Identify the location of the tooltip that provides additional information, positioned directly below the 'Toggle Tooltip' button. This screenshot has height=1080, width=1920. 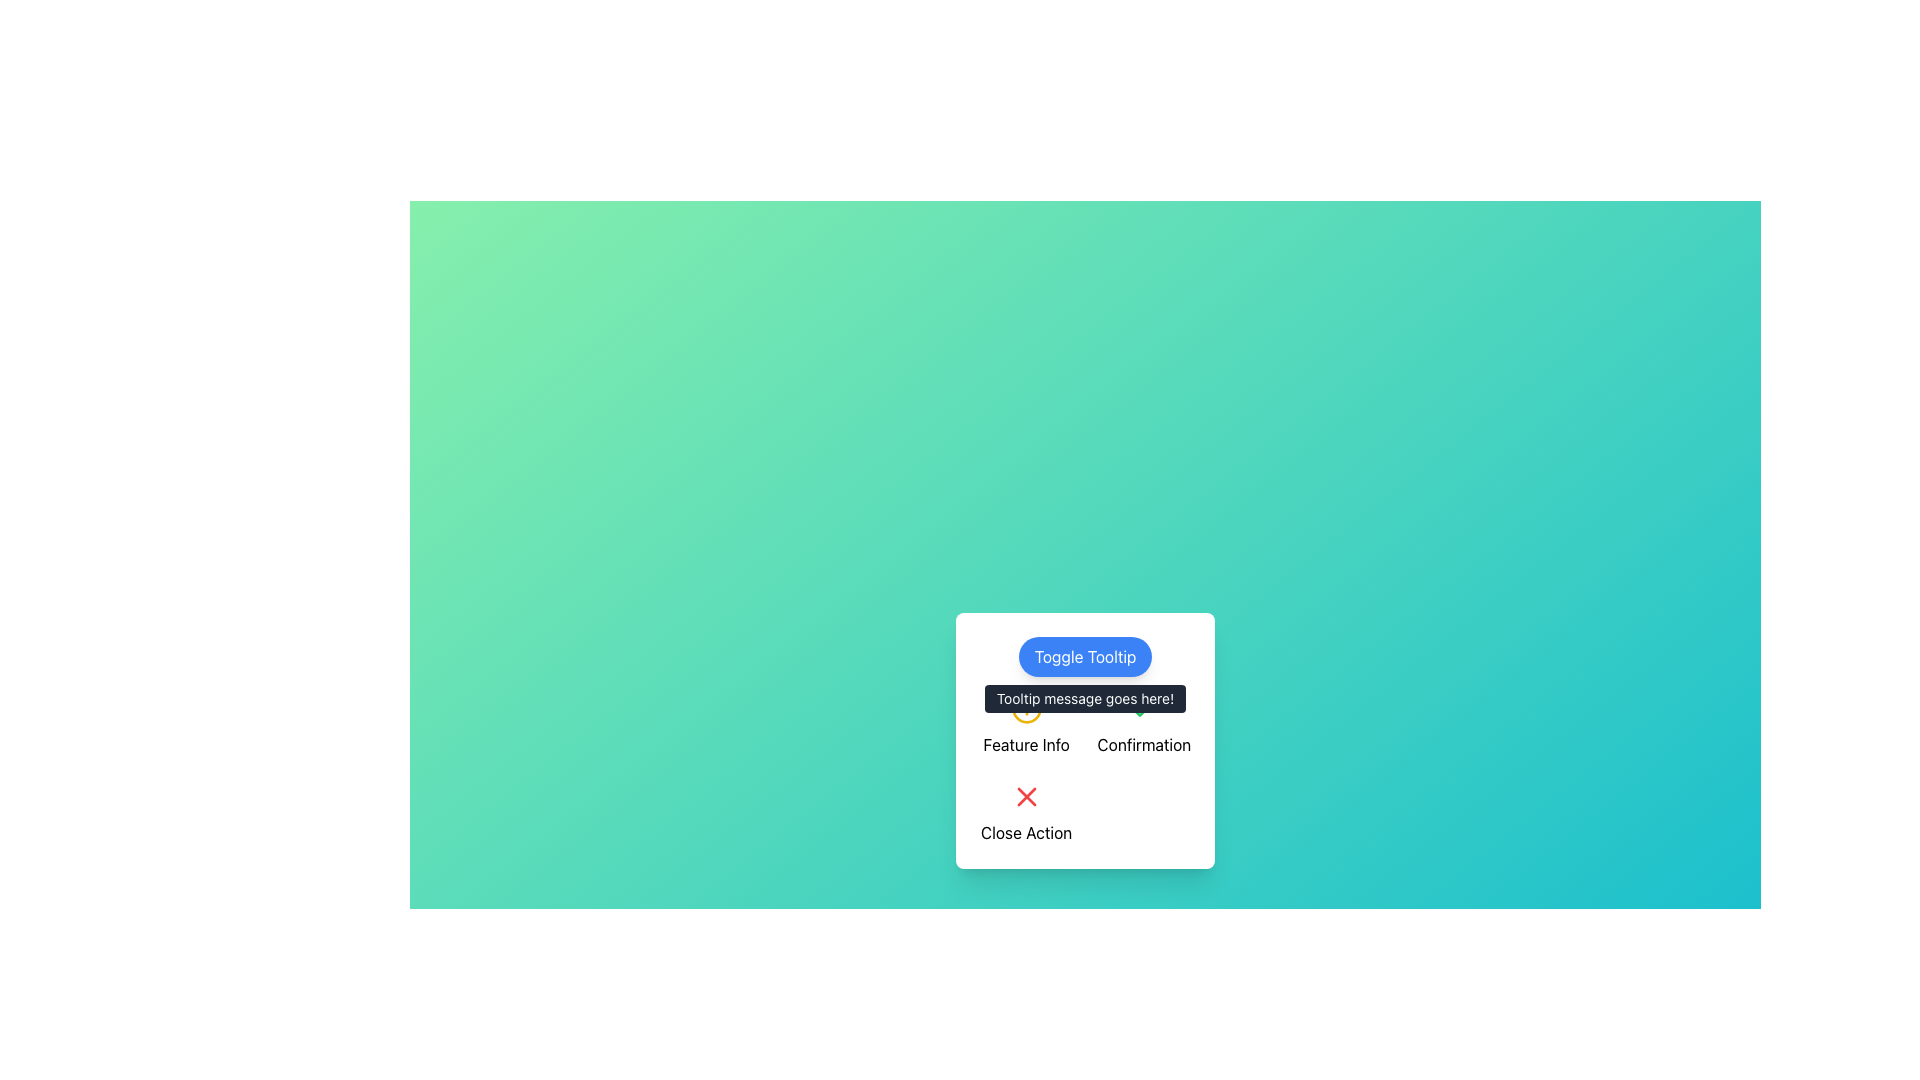
(1084, 697).